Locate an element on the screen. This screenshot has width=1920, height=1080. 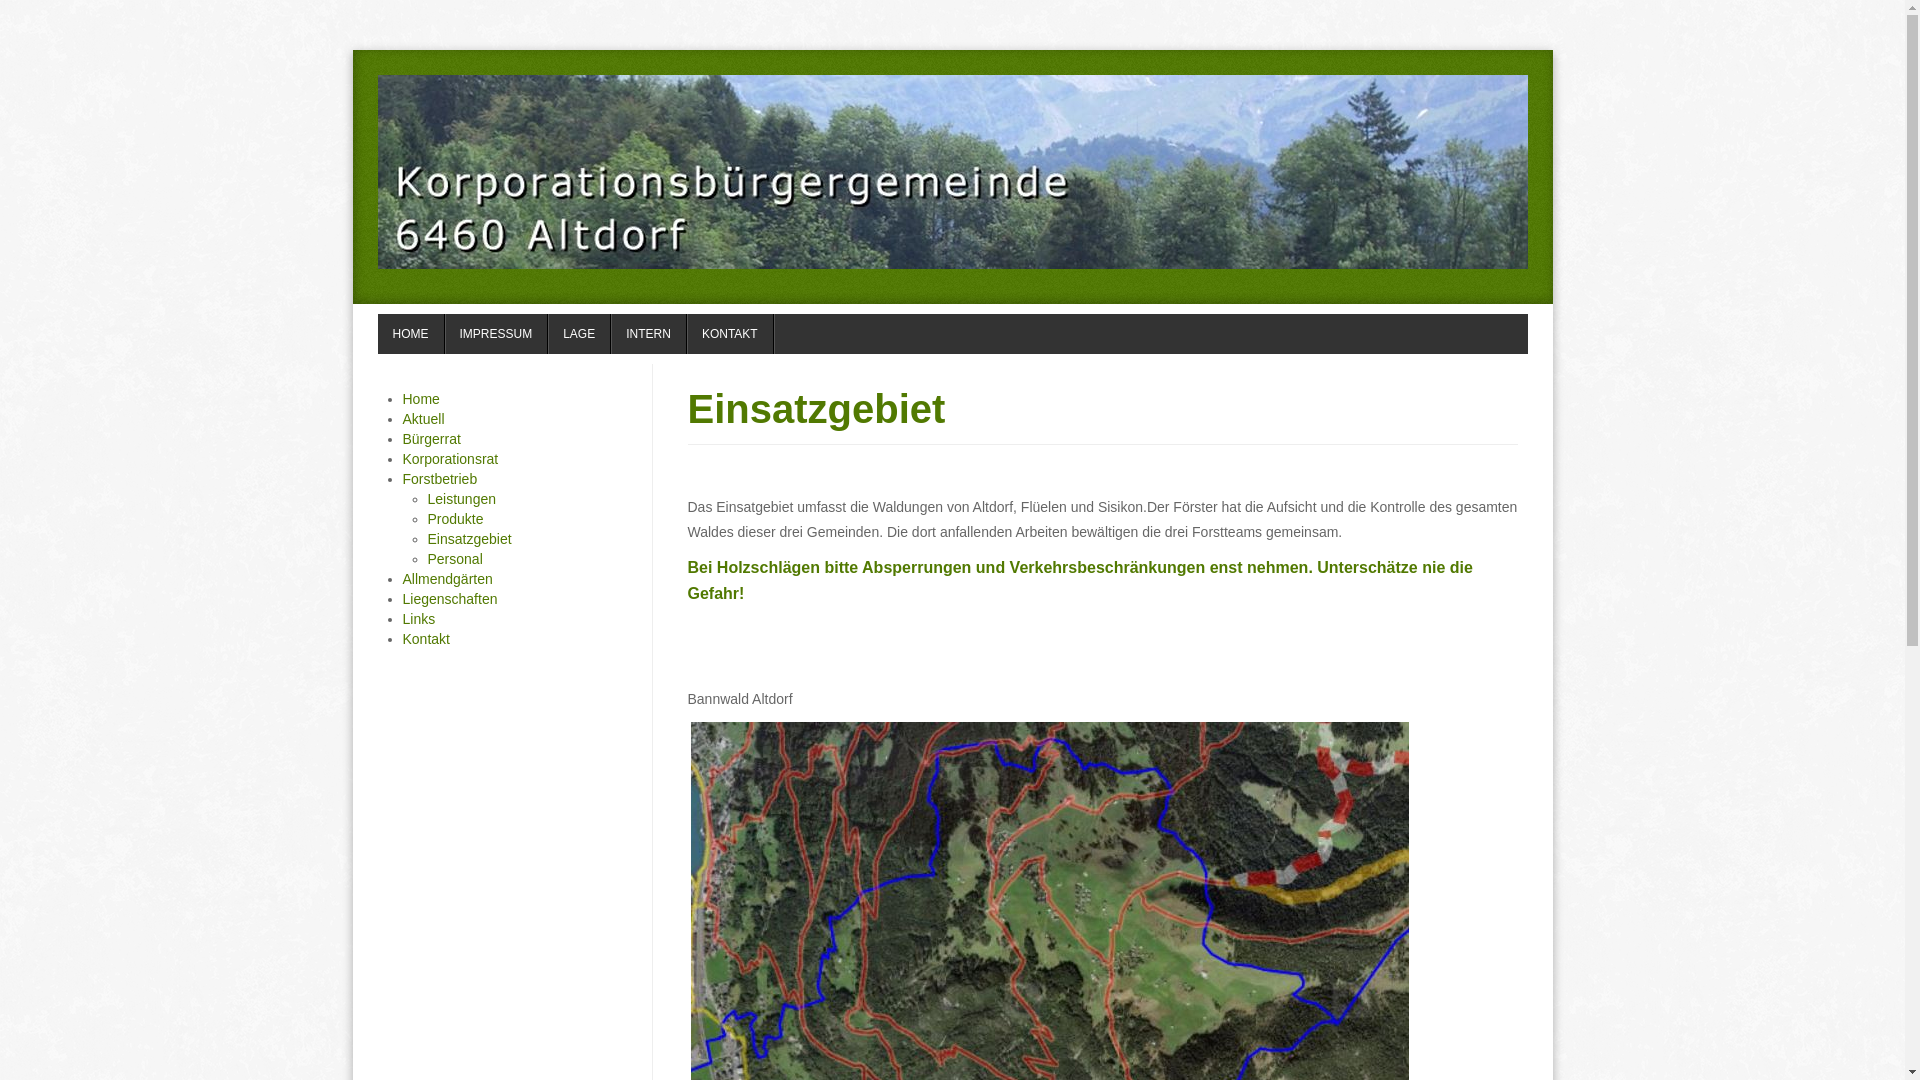
'LAGE' is located at coordinates (547, 333).